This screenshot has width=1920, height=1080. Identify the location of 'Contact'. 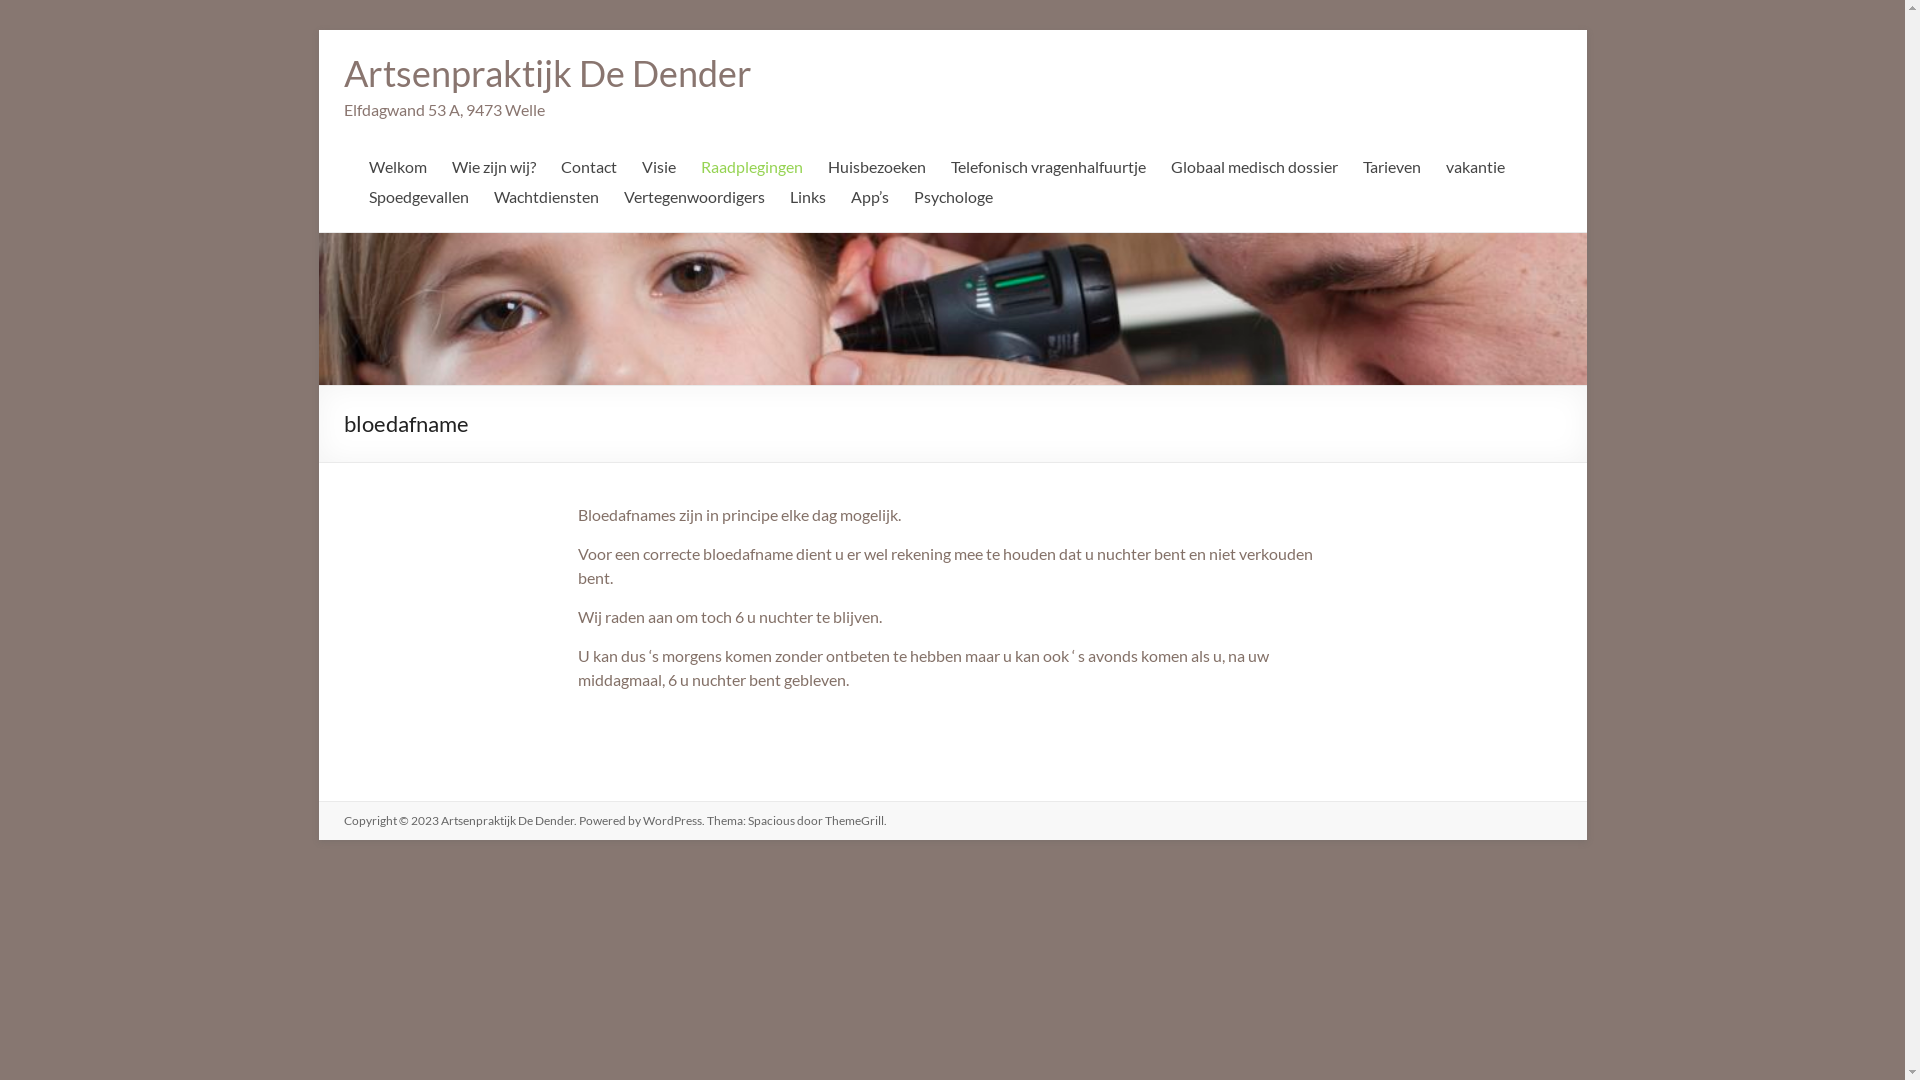
(587, 171).